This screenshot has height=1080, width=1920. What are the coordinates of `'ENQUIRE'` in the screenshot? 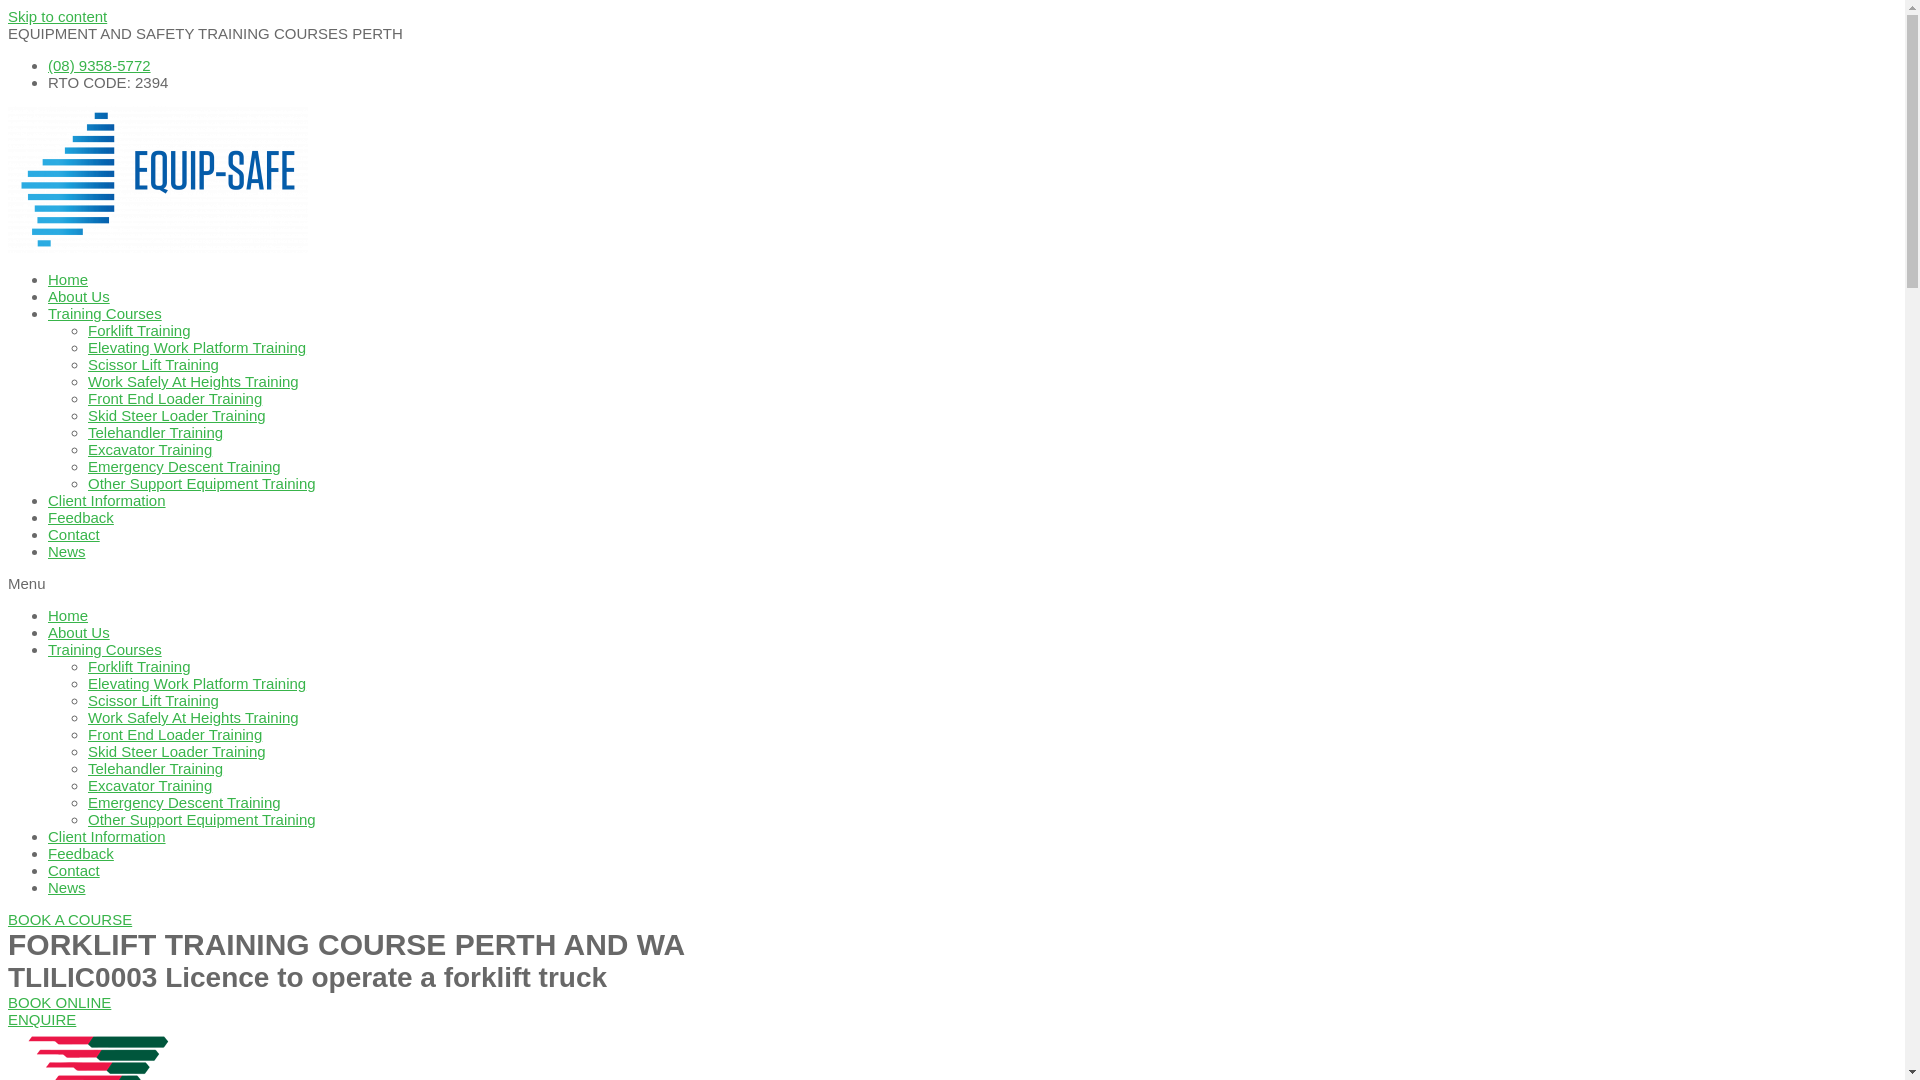 It's located at (42, 1019).